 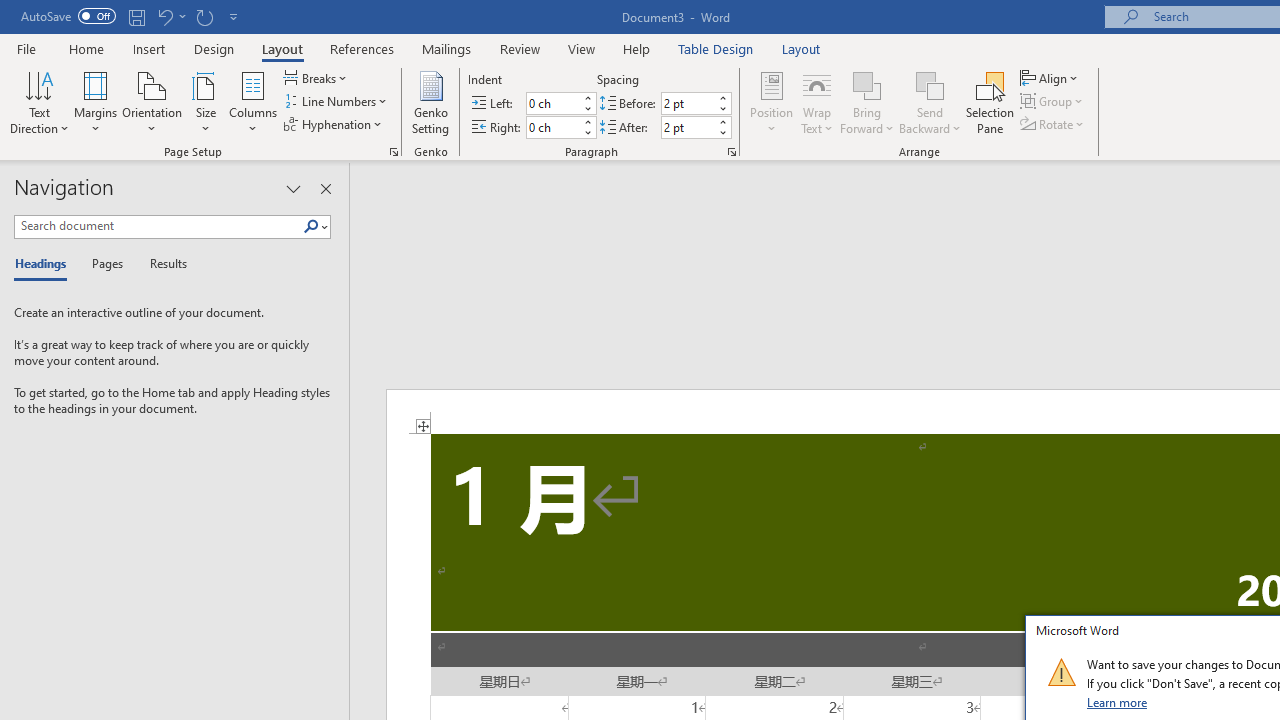 What do you see at coordinates (929, 84) in the screenshot?
I see `'Send Backward'` at bounding box center [929, 84].